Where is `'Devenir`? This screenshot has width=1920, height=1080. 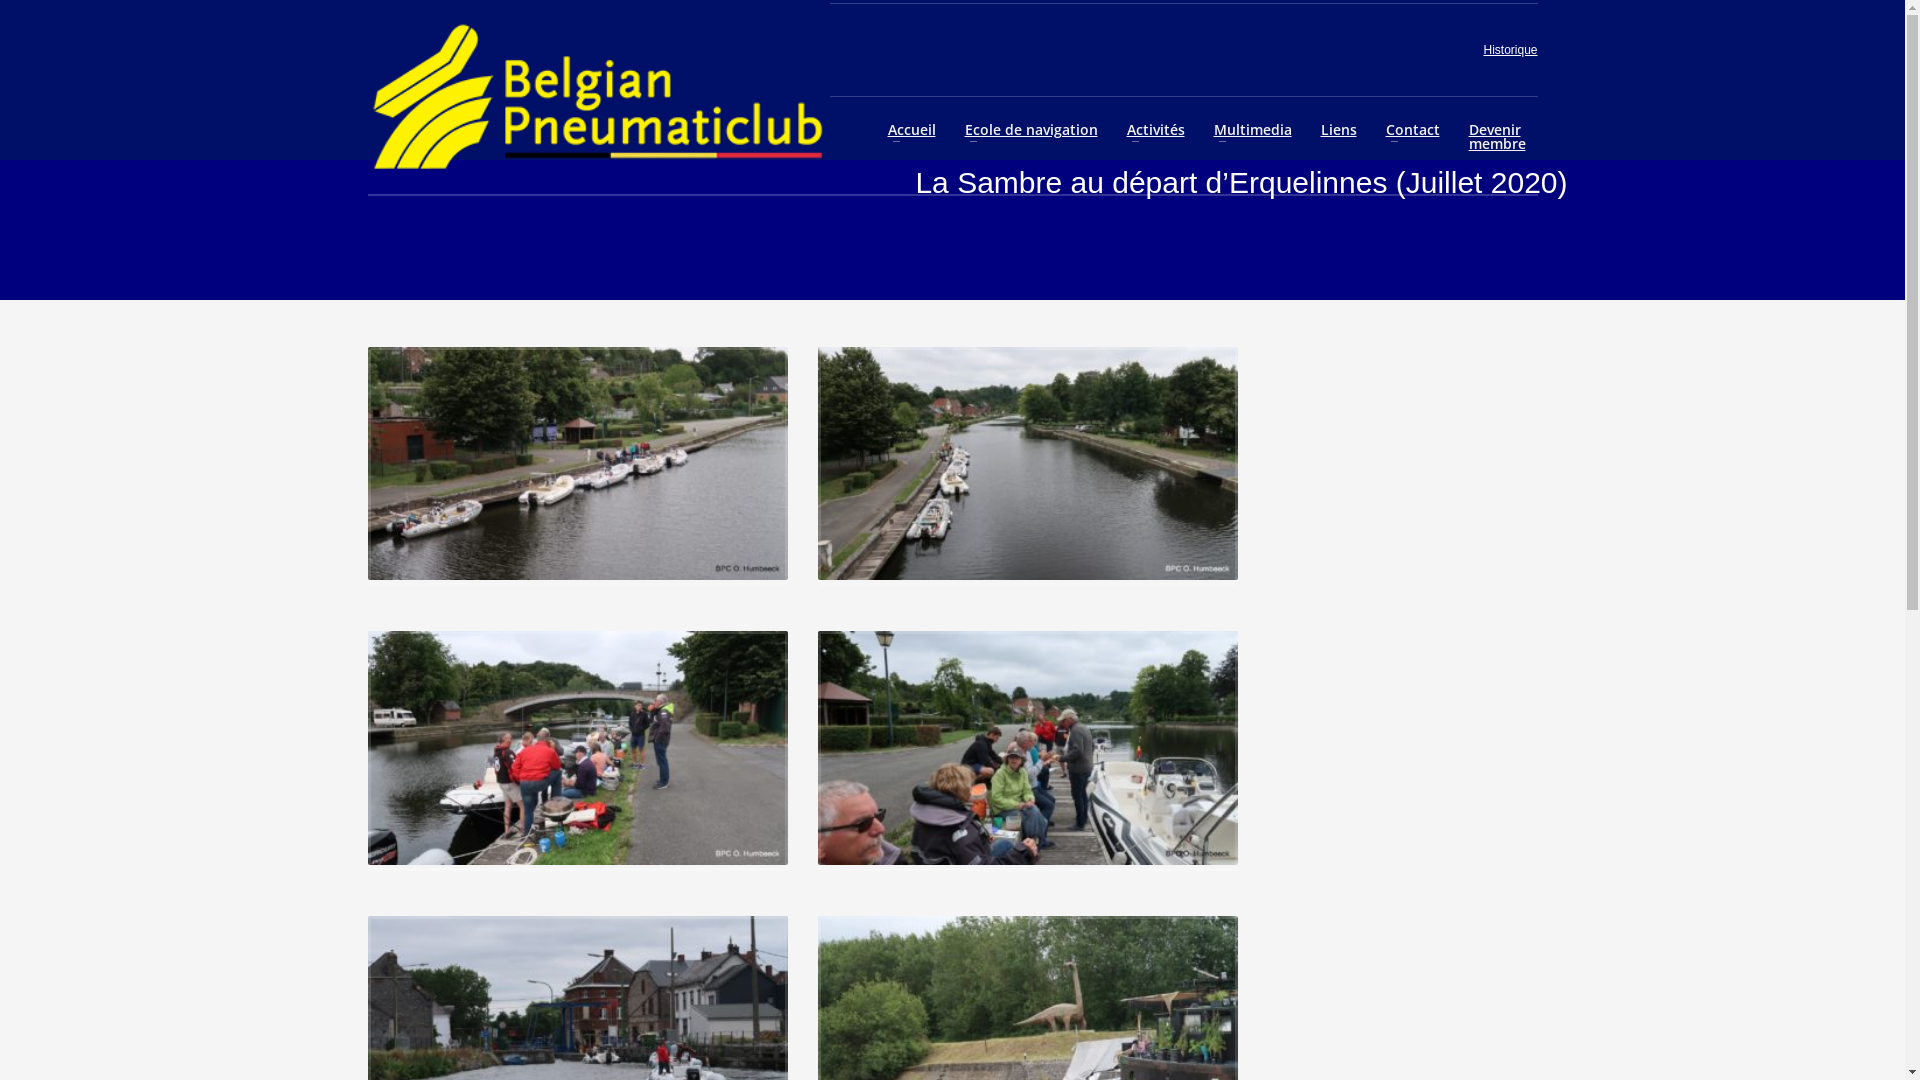 'Devenir is located at coordinates (1497, 136).